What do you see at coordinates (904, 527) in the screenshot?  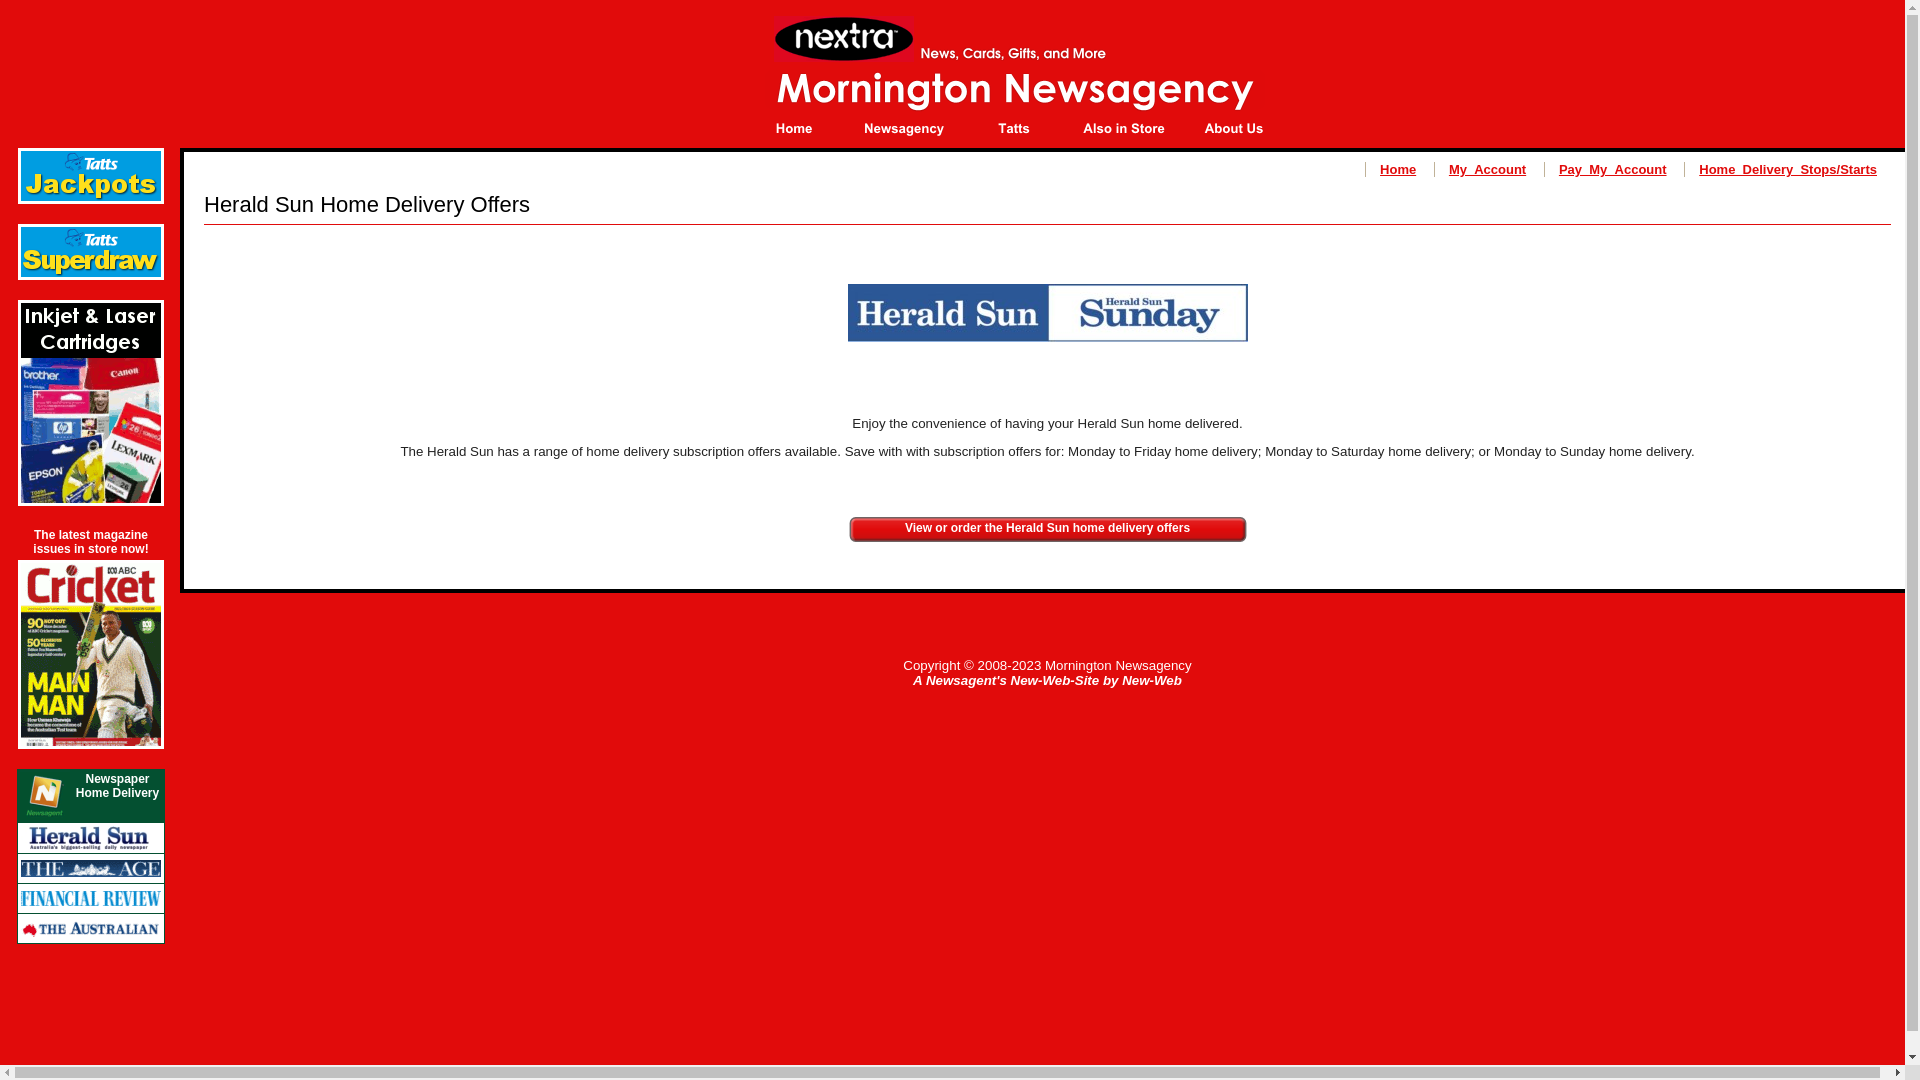 I see `'View or order the Herald Sun home delivery offers'` at bounding box center [904, 527].